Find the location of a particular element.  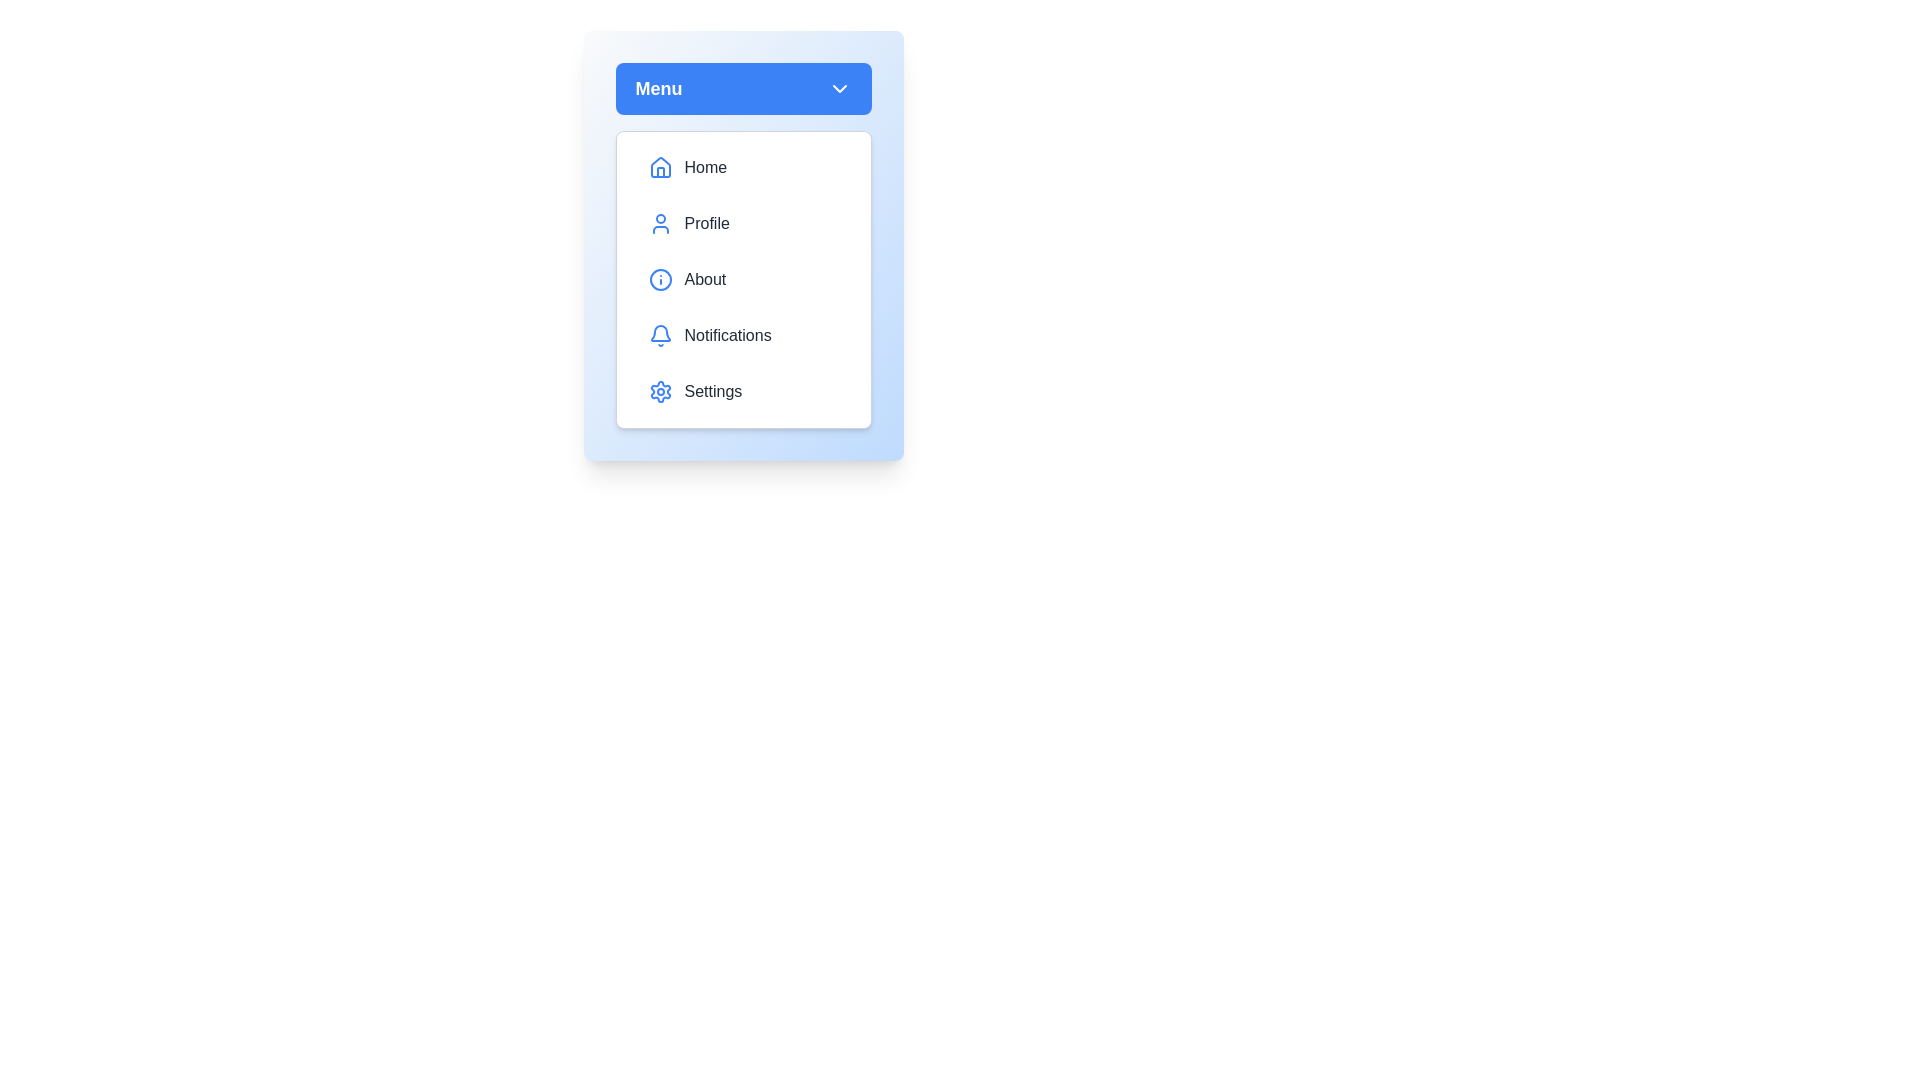

the menu option Settings to highlight it is located at coordinates (742, 392).